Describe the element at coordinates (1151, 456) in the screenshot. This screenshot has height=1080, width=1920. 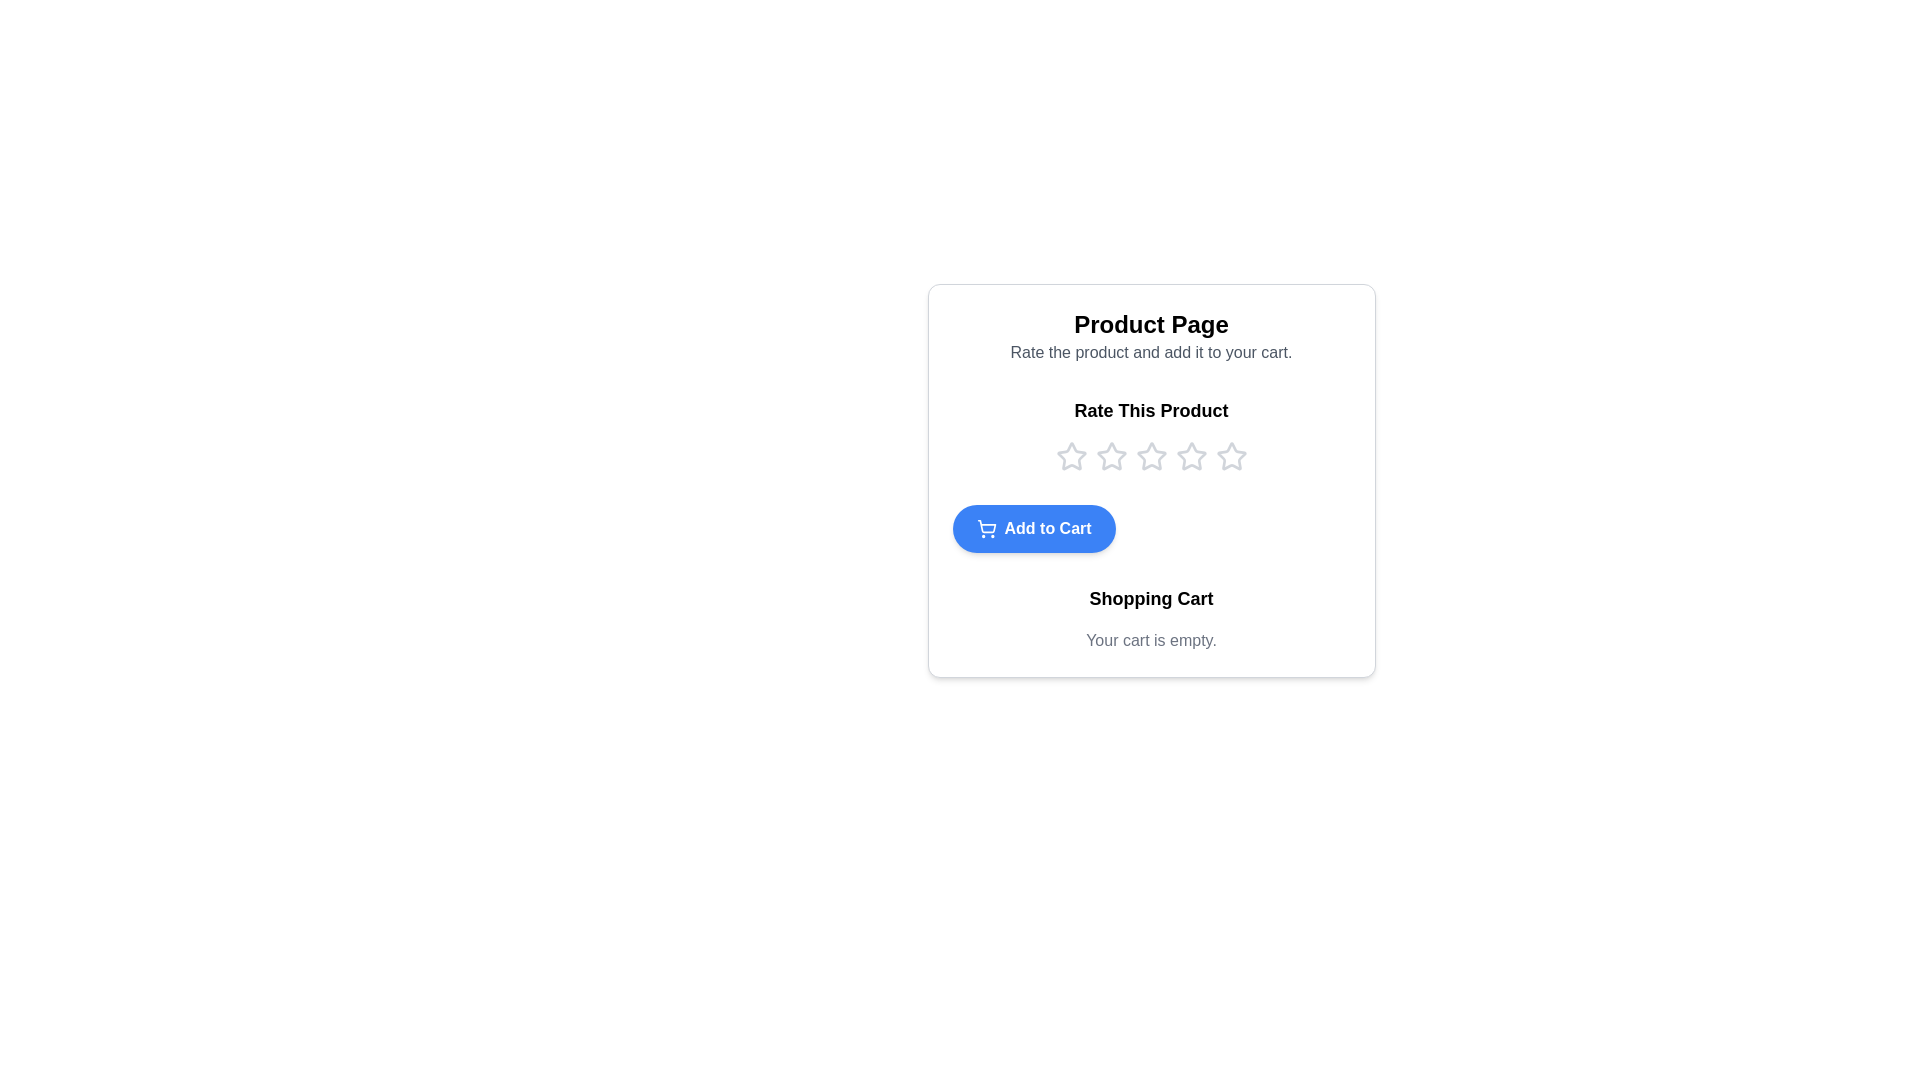
I see `the second star in the star rating button` at that location.